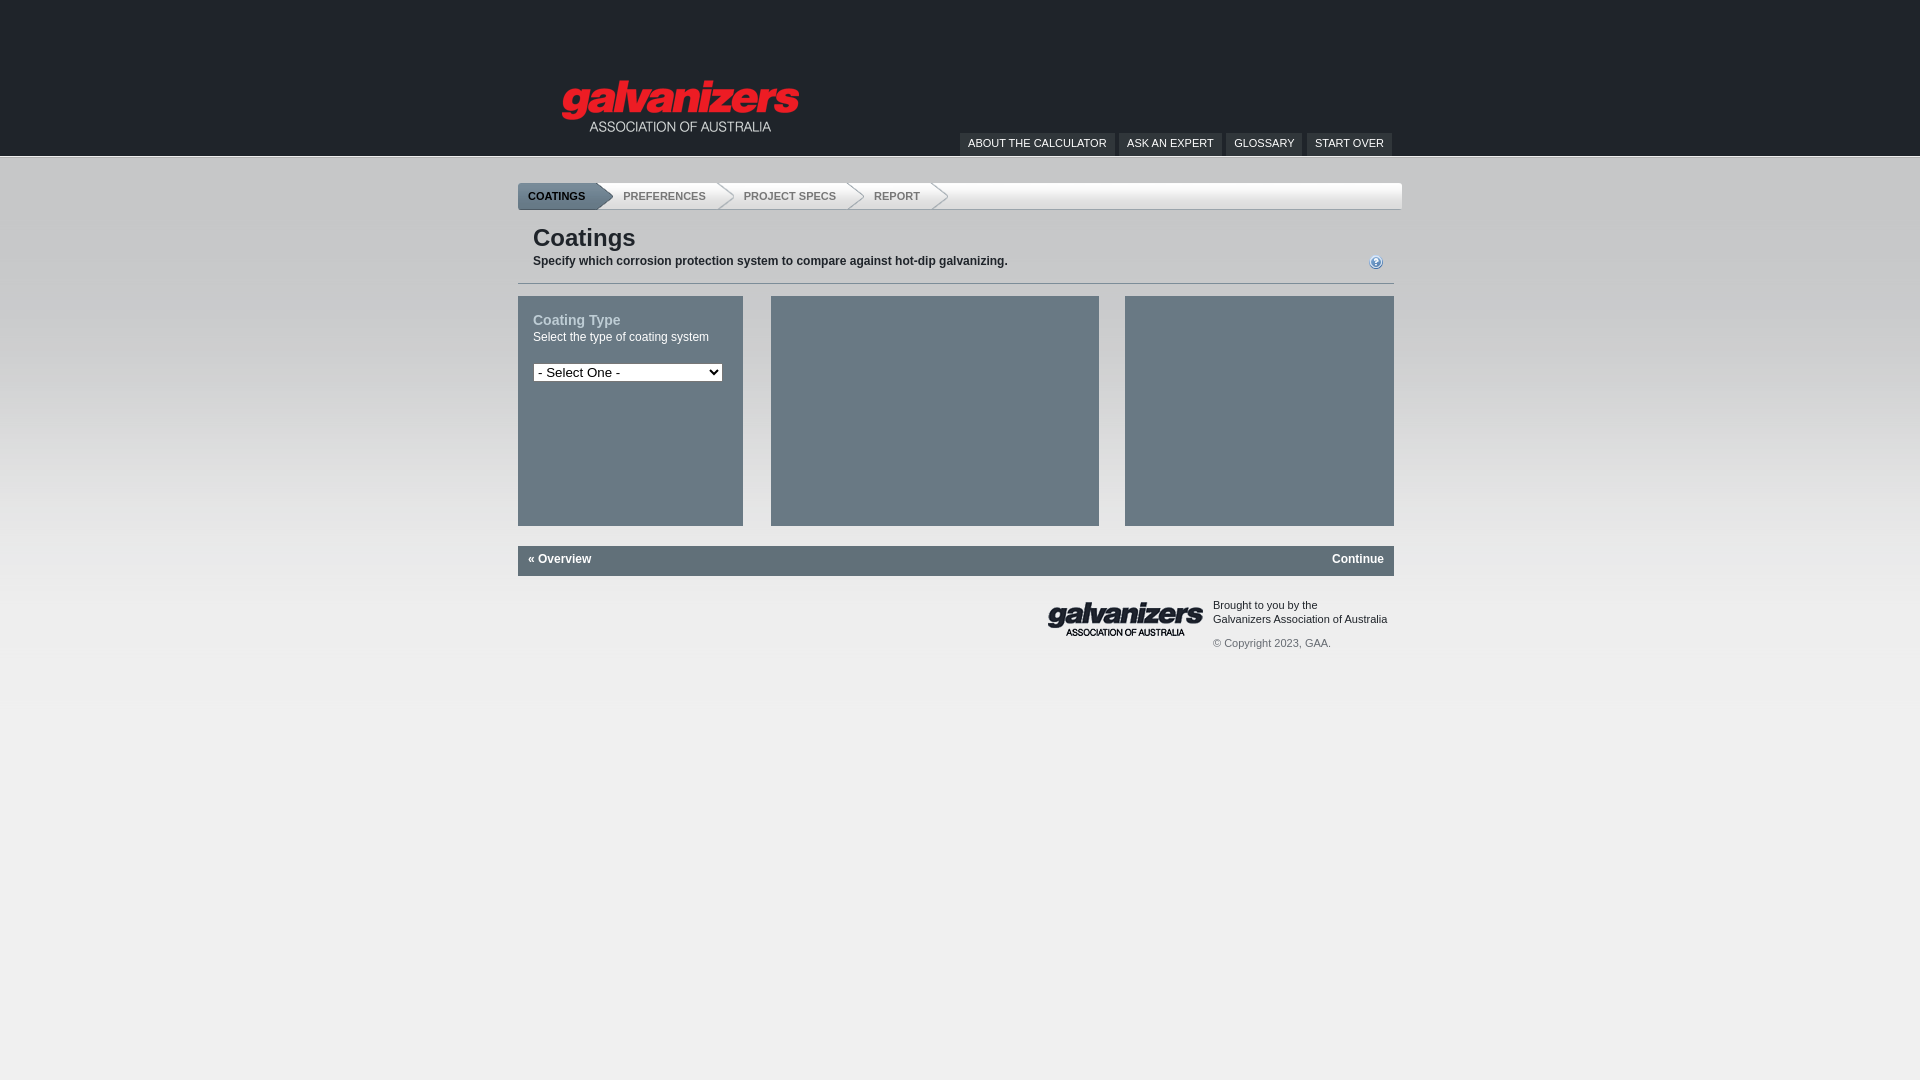 This screenshot has height=1080, width=1920. Describe the element at coordinates (1315, 141) in the screenshot. I see `'START OVER'` at that location.